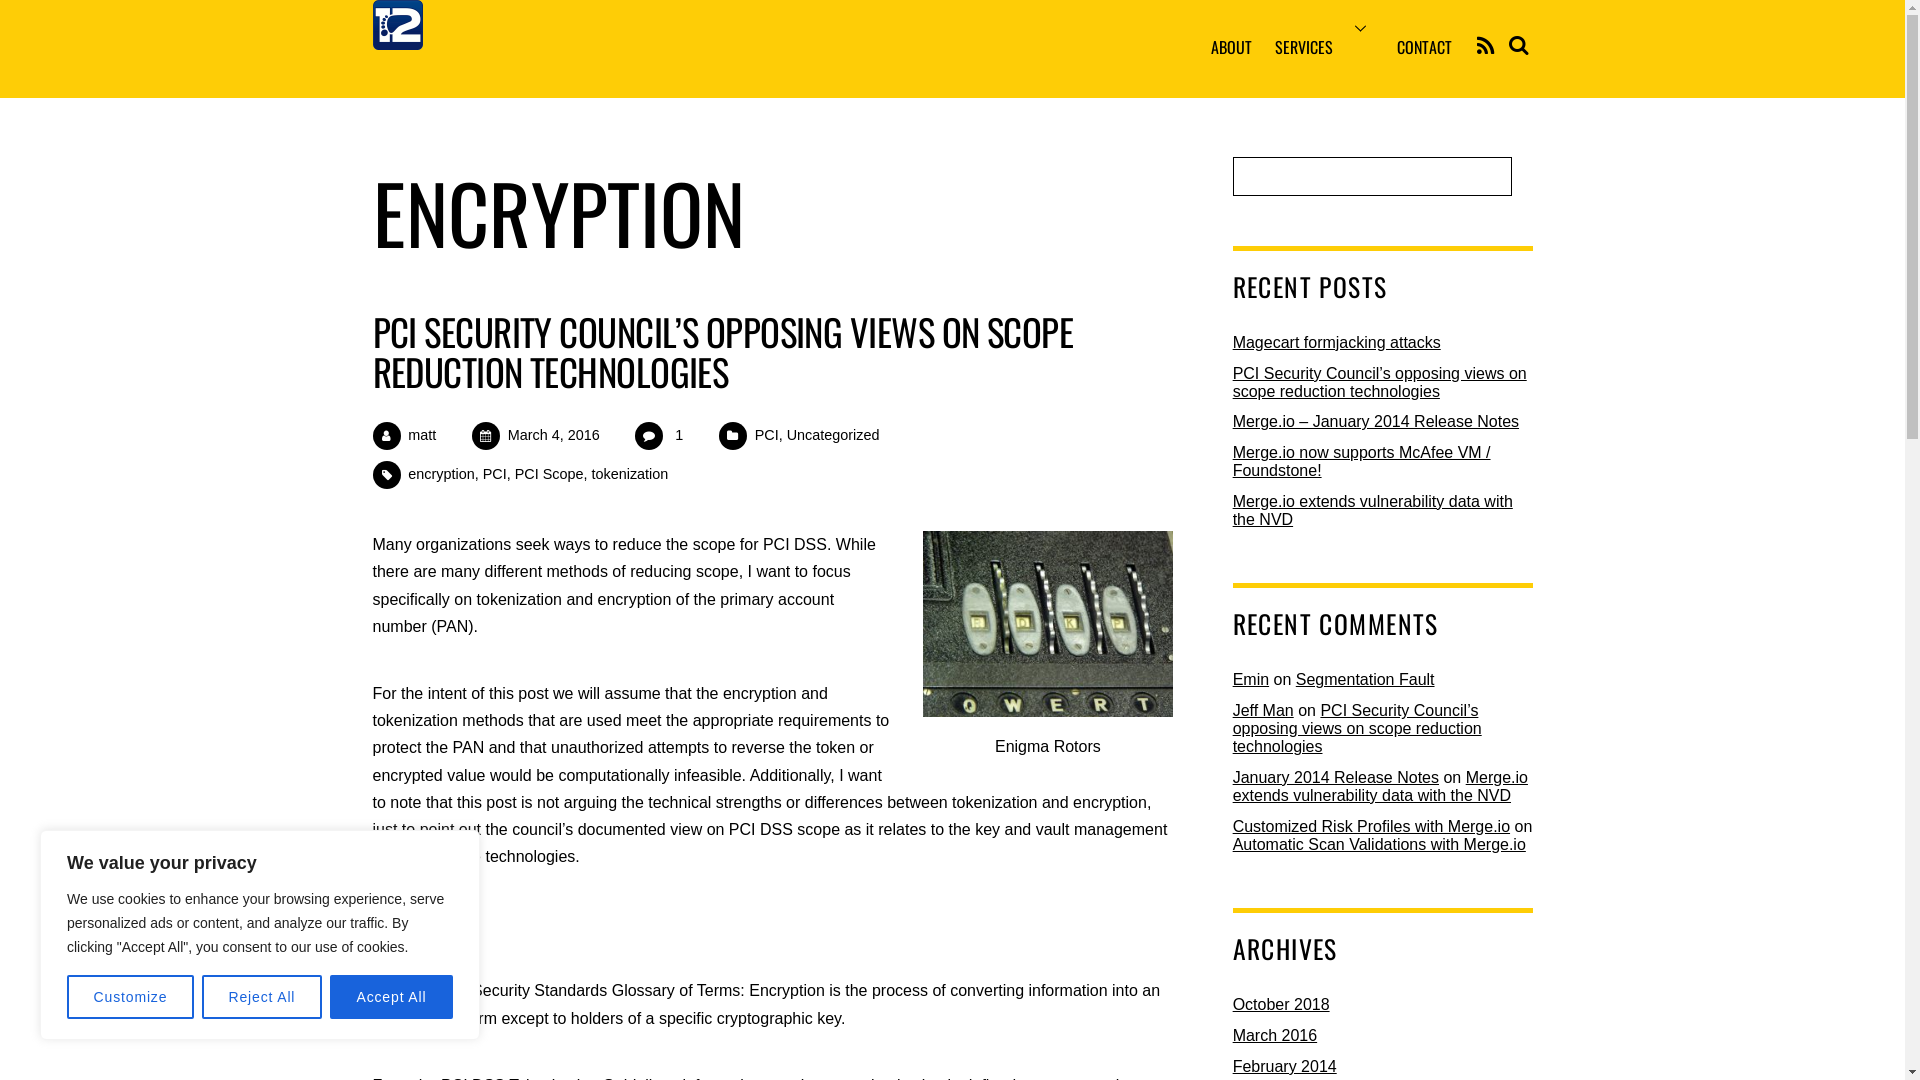  Describe the element at coordinates (1274, 1035) in the screenshot. I see `'March 2016'` at that location.